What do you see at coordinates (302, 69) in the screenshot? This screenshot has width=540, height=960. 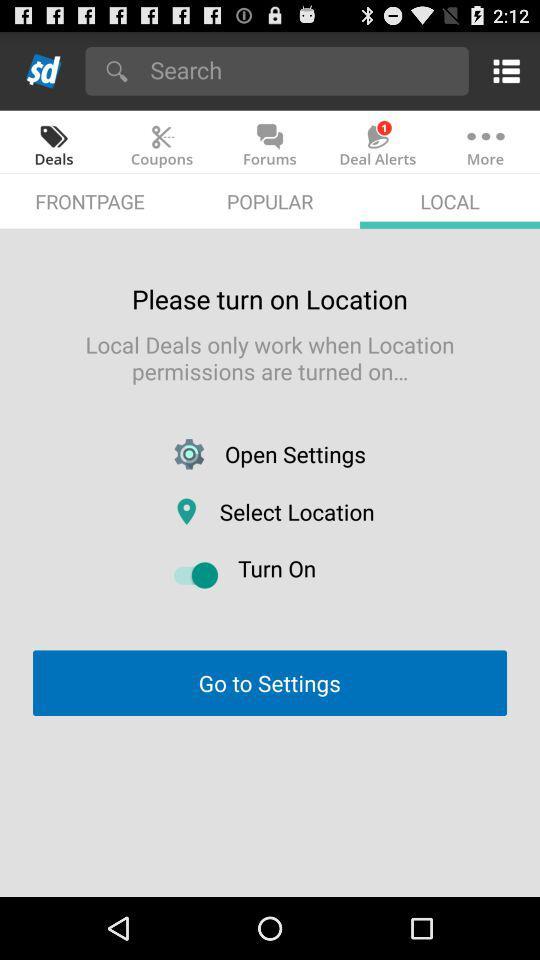 I see `the item above the coupons icon` at bounding box center [302, 69].